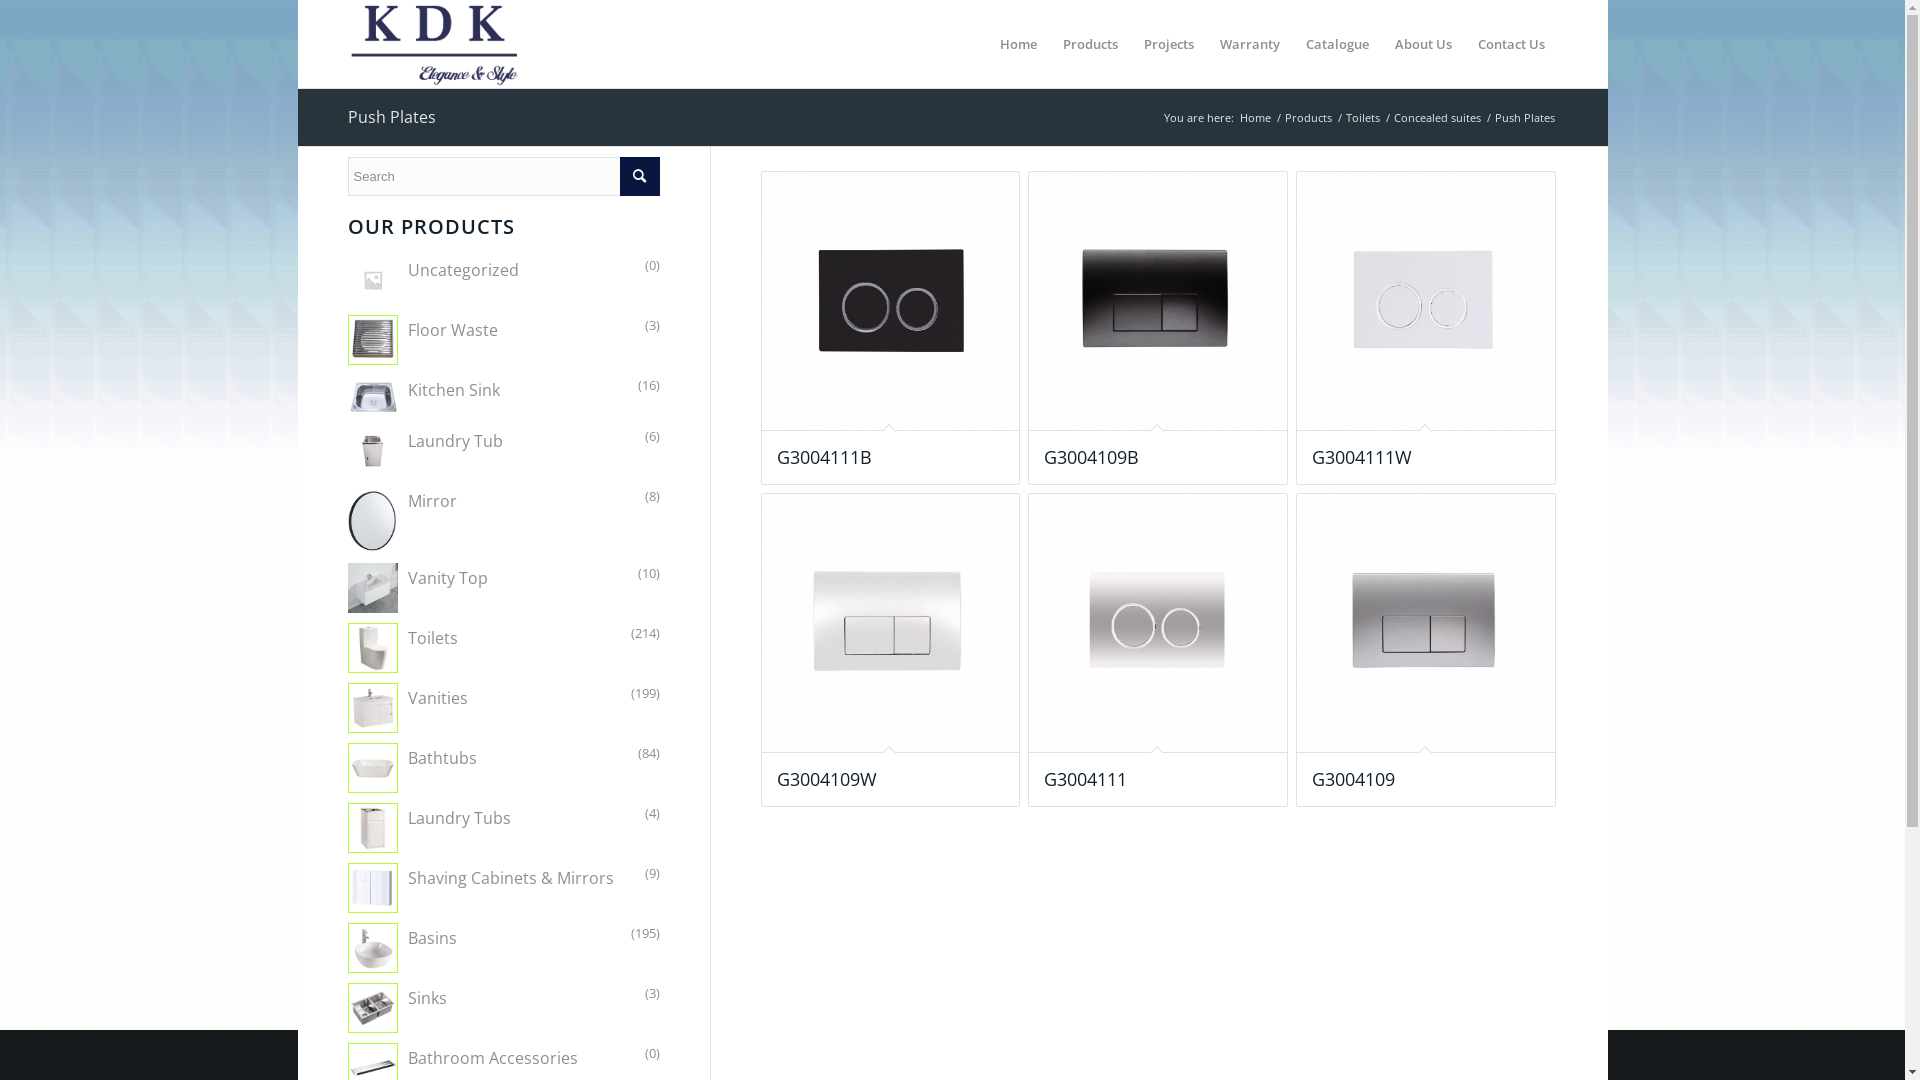  Describe the element at coordinates (401, 947) in the screenshot. I see `'Basins'` at that location.